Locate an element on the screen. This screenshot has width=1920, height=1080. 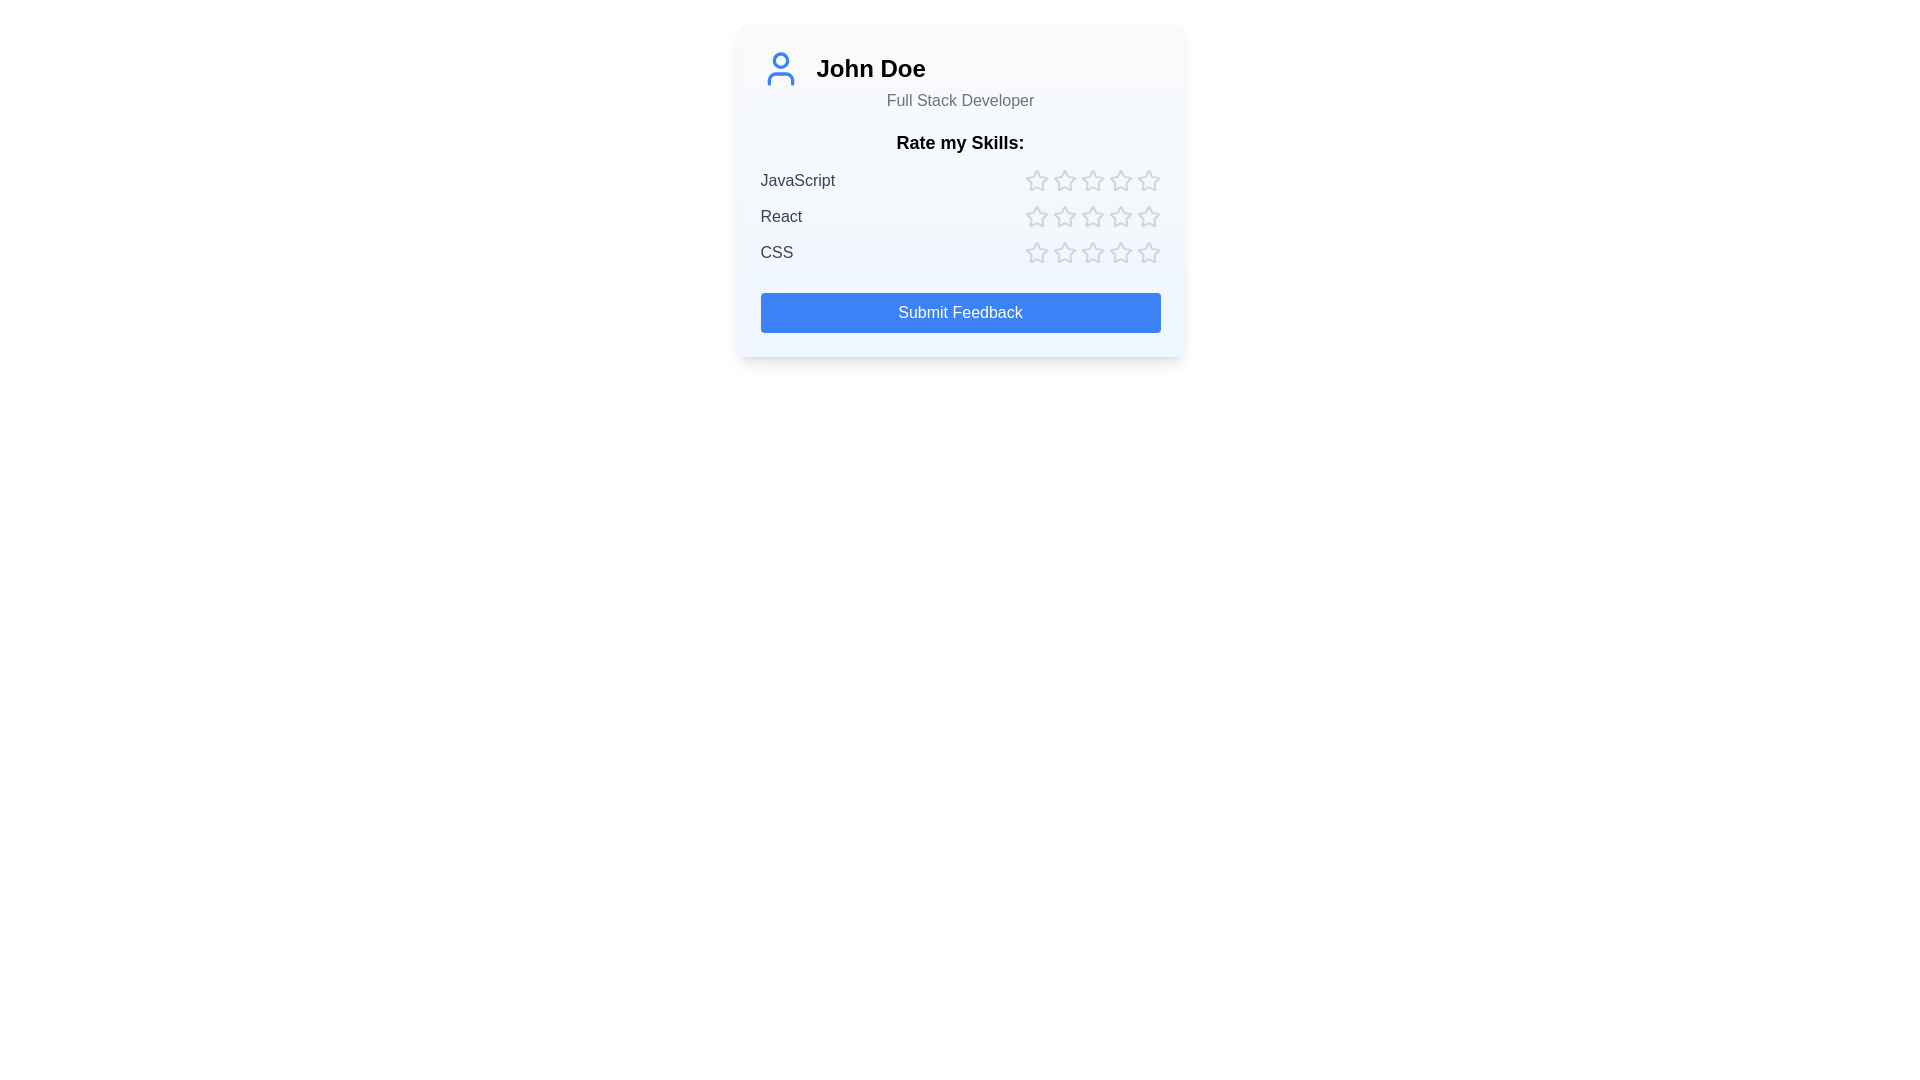
the star corresponding to skill React and rating 3 is located at coordinates (1091, 216).